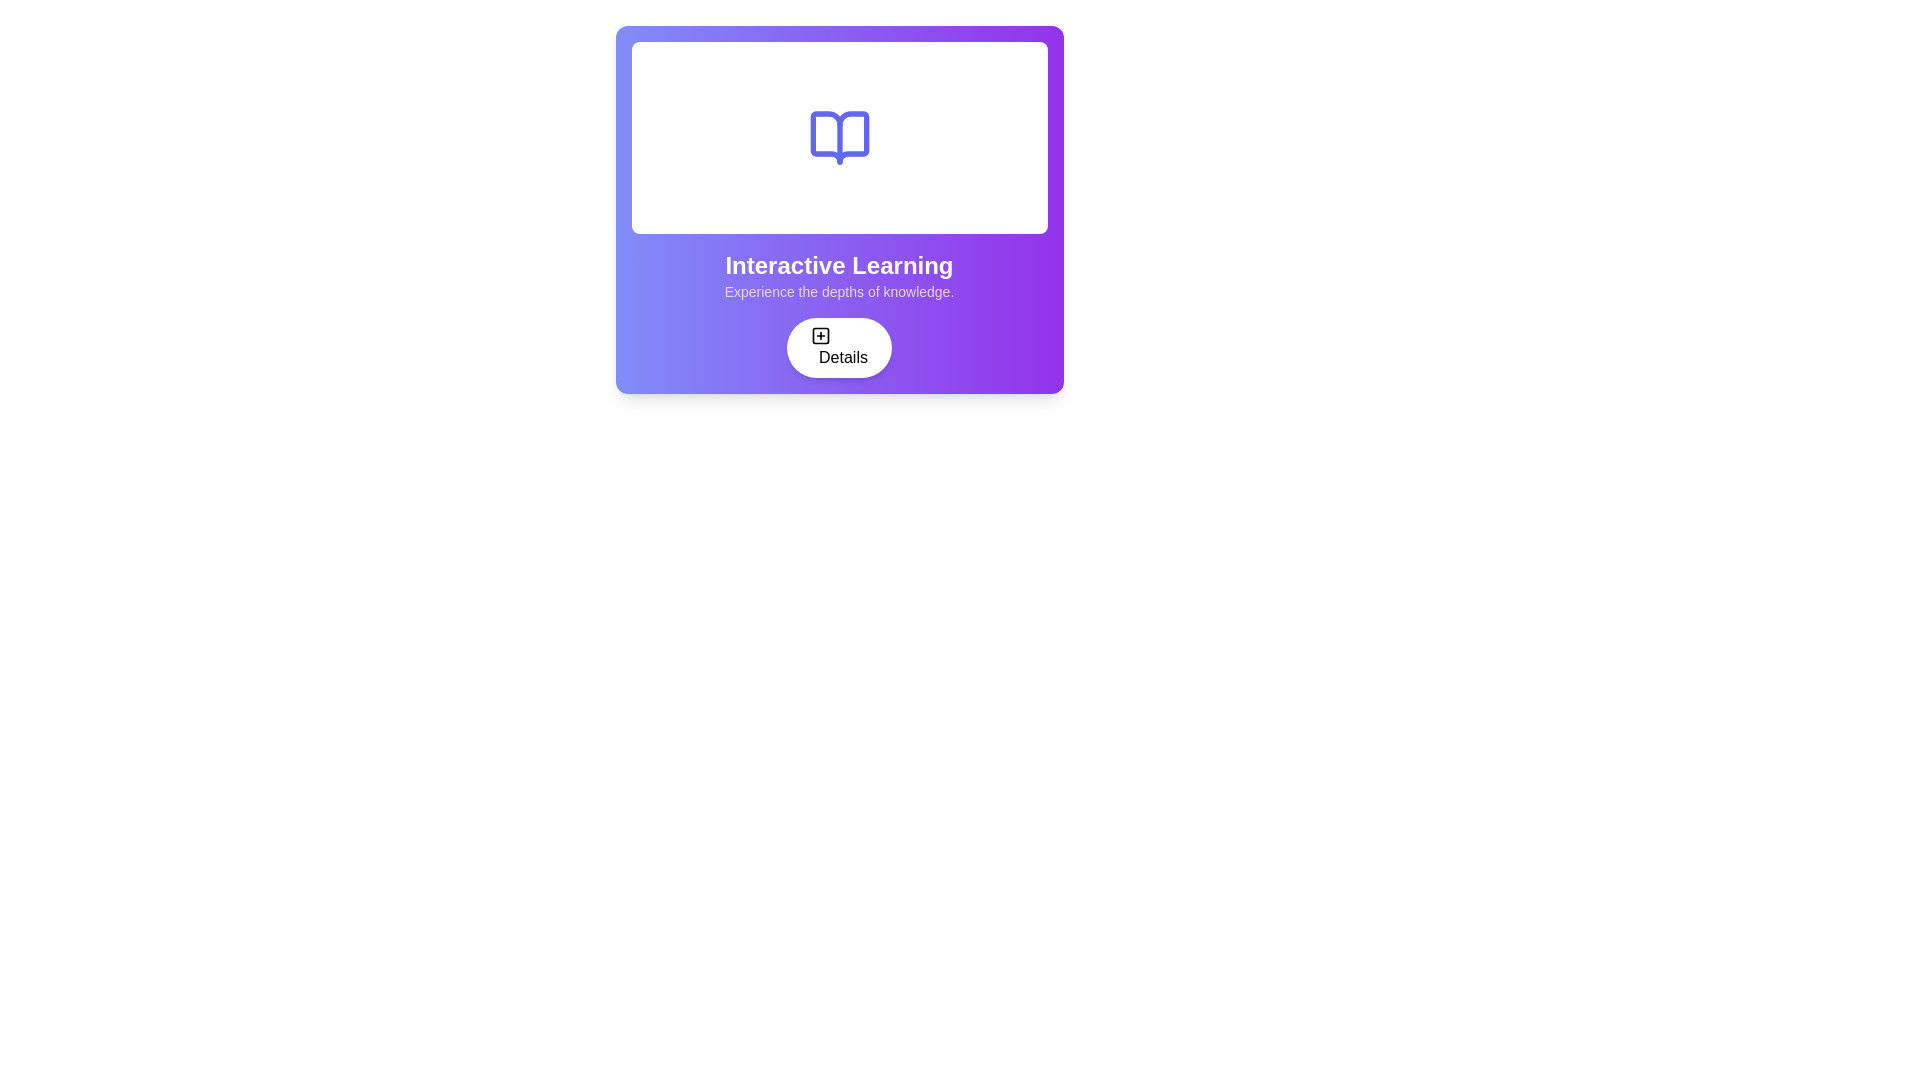 The width and height of the screenshot is (1920, 1080). I want to click on text displayed in the Text block, which consists of 'Interactive Learning' in bold white font and 'Experience the depths of knowledge.' in light purple font, centered over a gradient background, so click(839, 276).